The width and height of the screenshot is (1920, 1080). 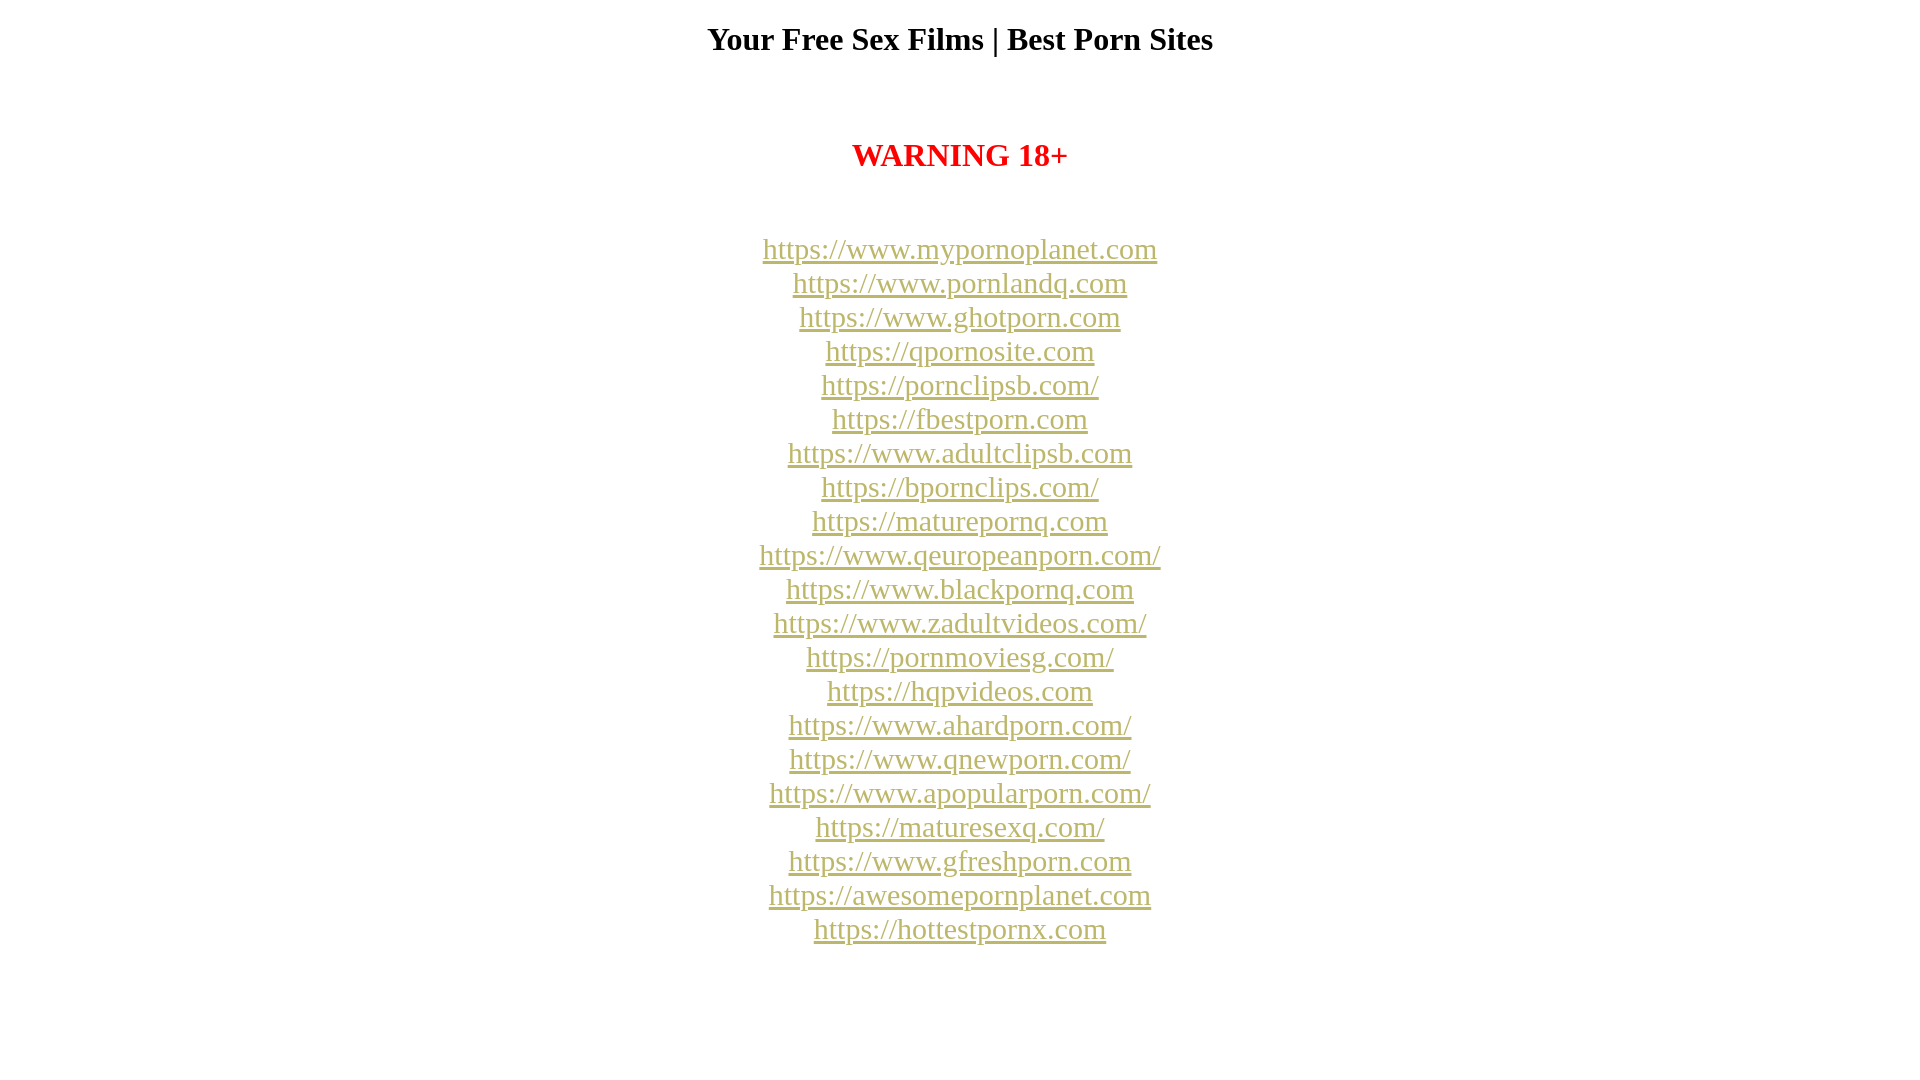 I want to click on 'https://www.zadultvideos.com/', so click(x=958, y=621).